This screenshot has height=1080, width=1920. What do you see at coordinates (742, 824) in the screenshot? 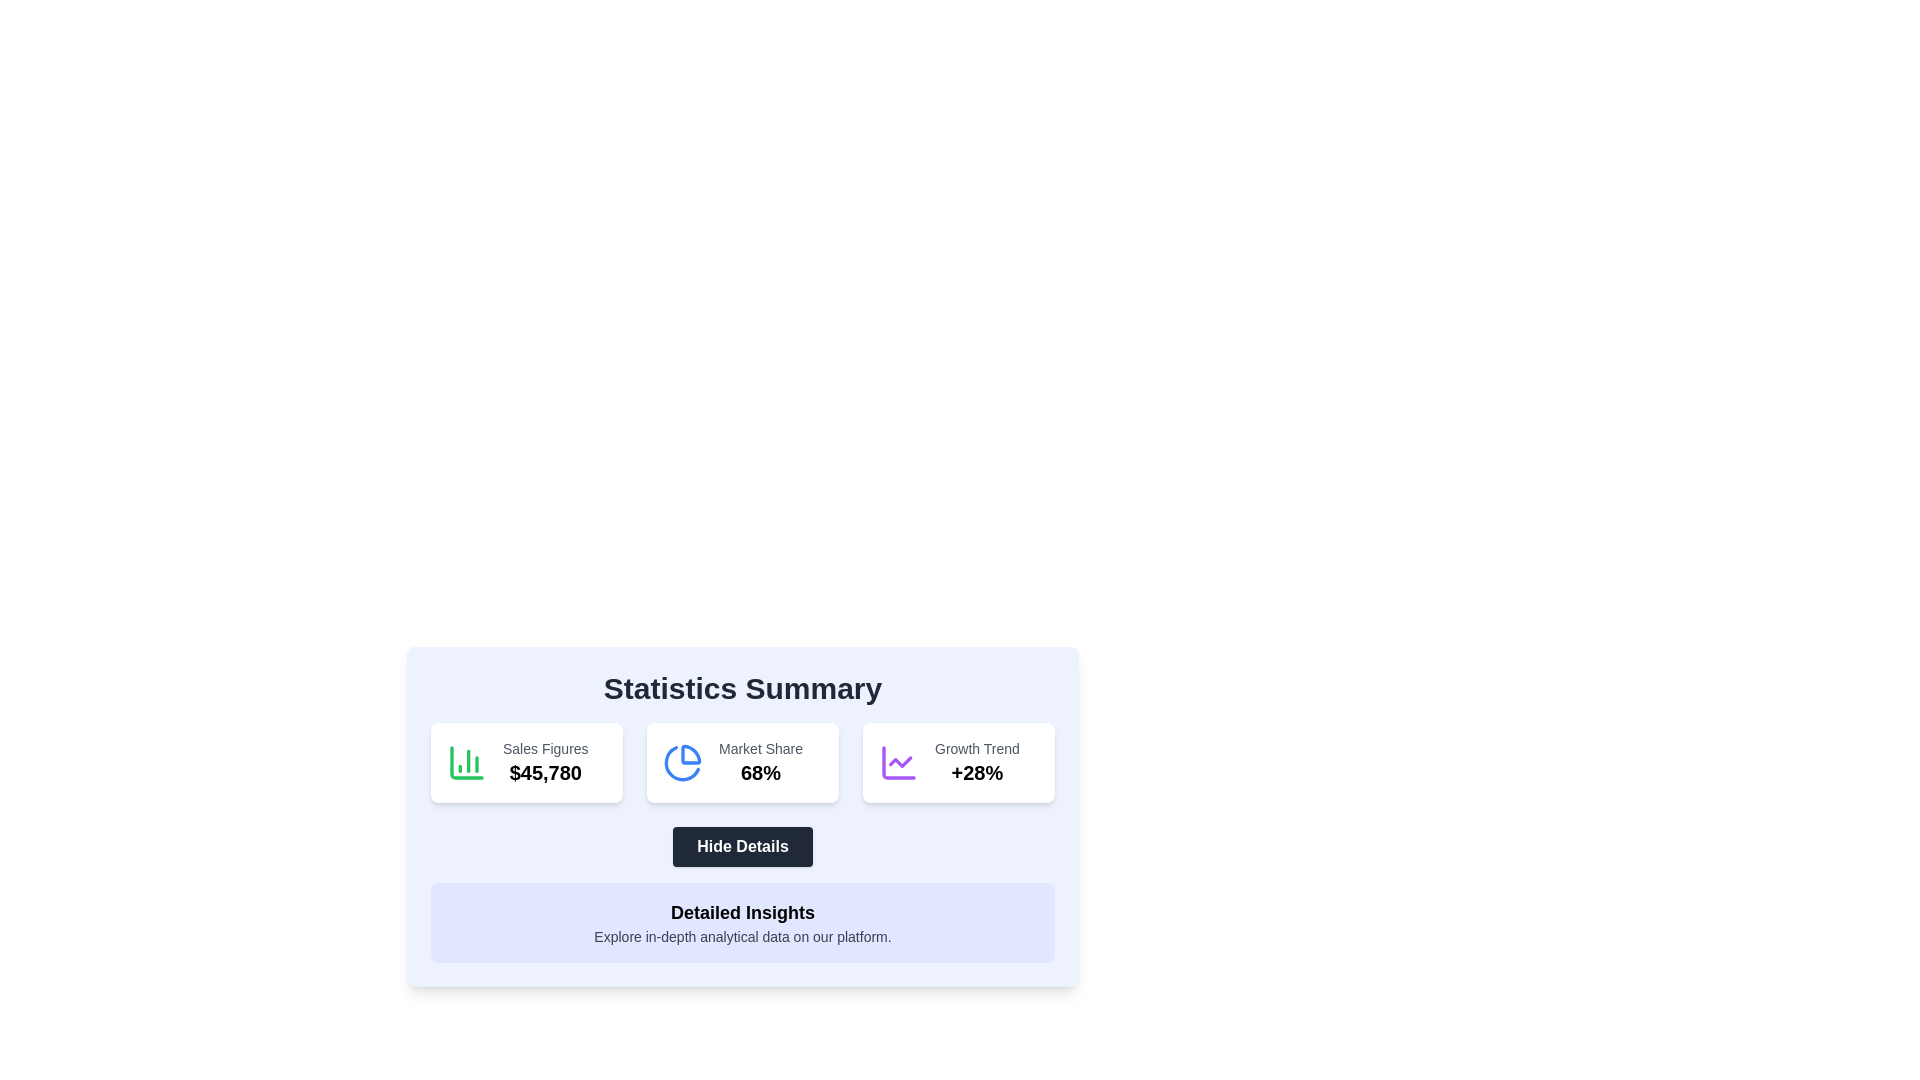
I see `the interactive button on the statistics summary panel to hide the details` at bounding box center [742, 824].